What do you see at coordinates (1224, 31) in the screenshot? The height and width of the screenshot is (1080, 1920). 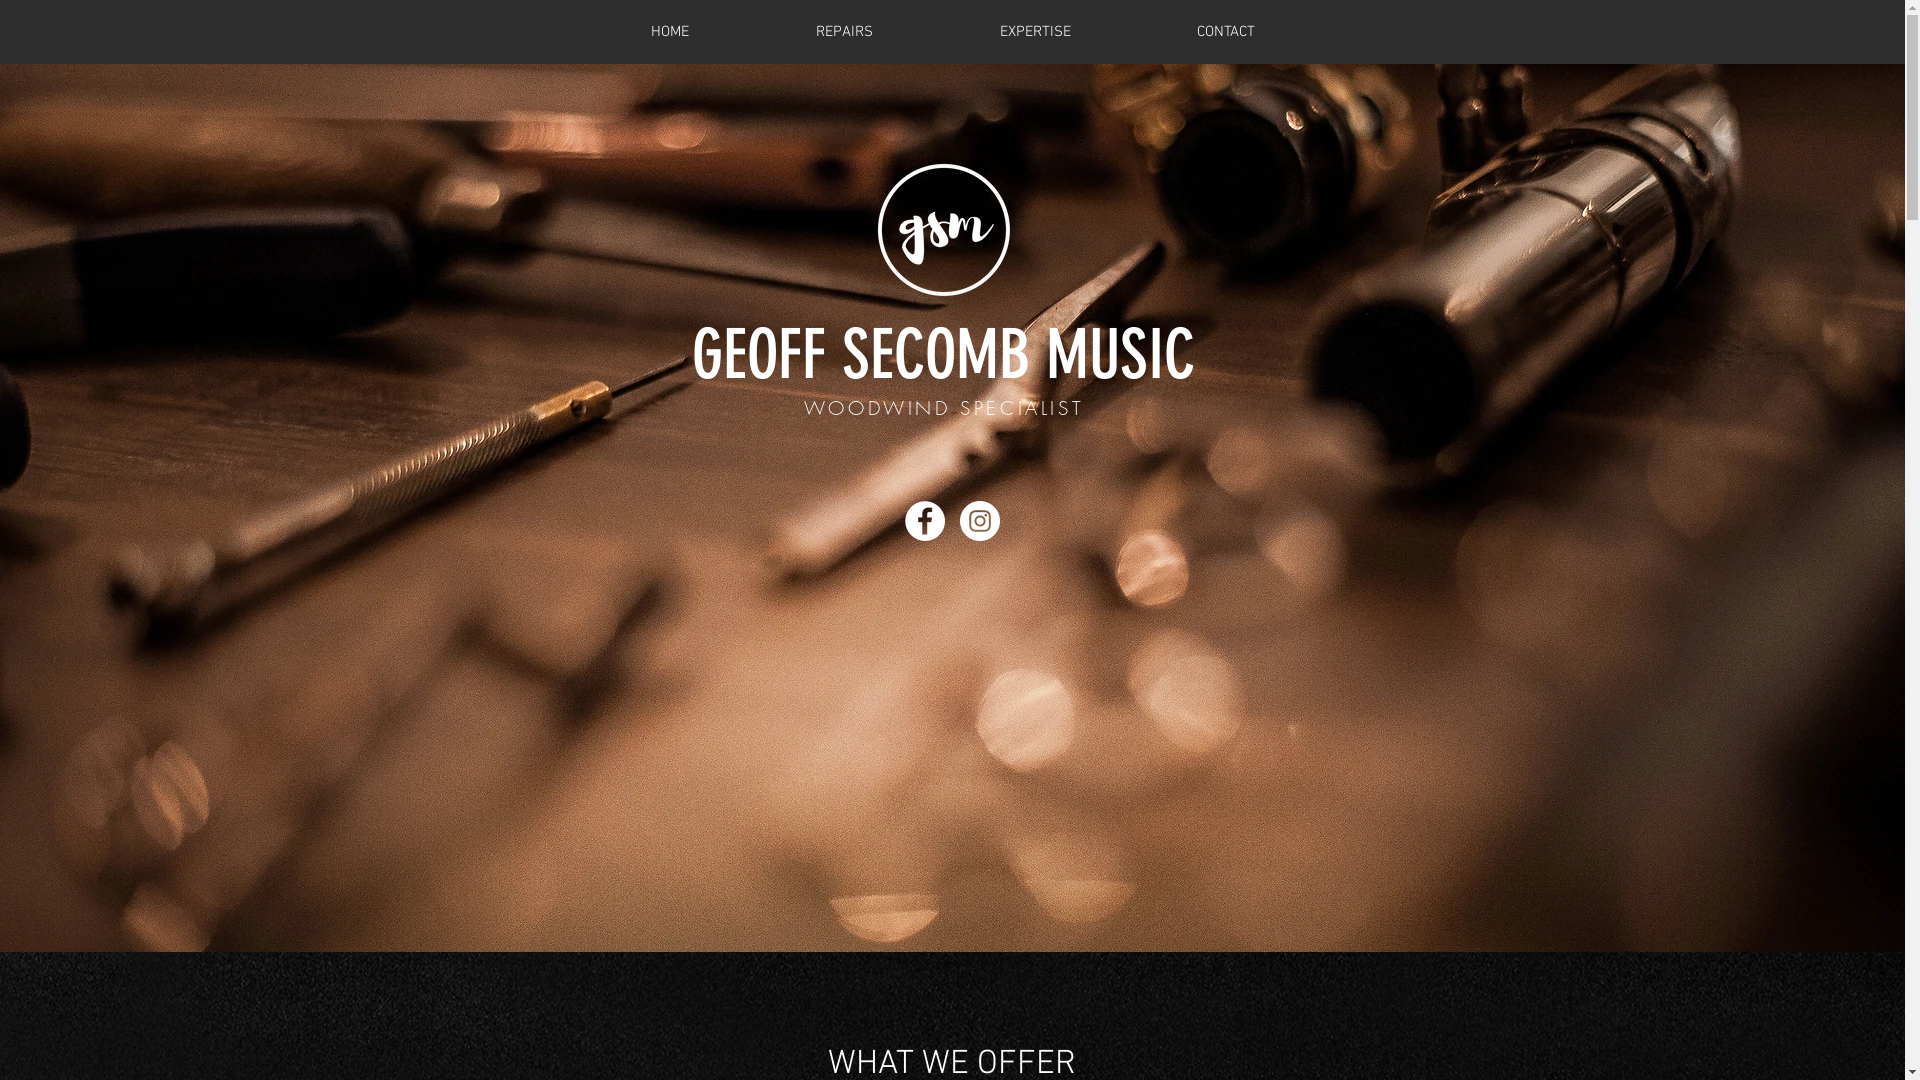 I see `'CONTACT'` at bounding box center [1224, 31].